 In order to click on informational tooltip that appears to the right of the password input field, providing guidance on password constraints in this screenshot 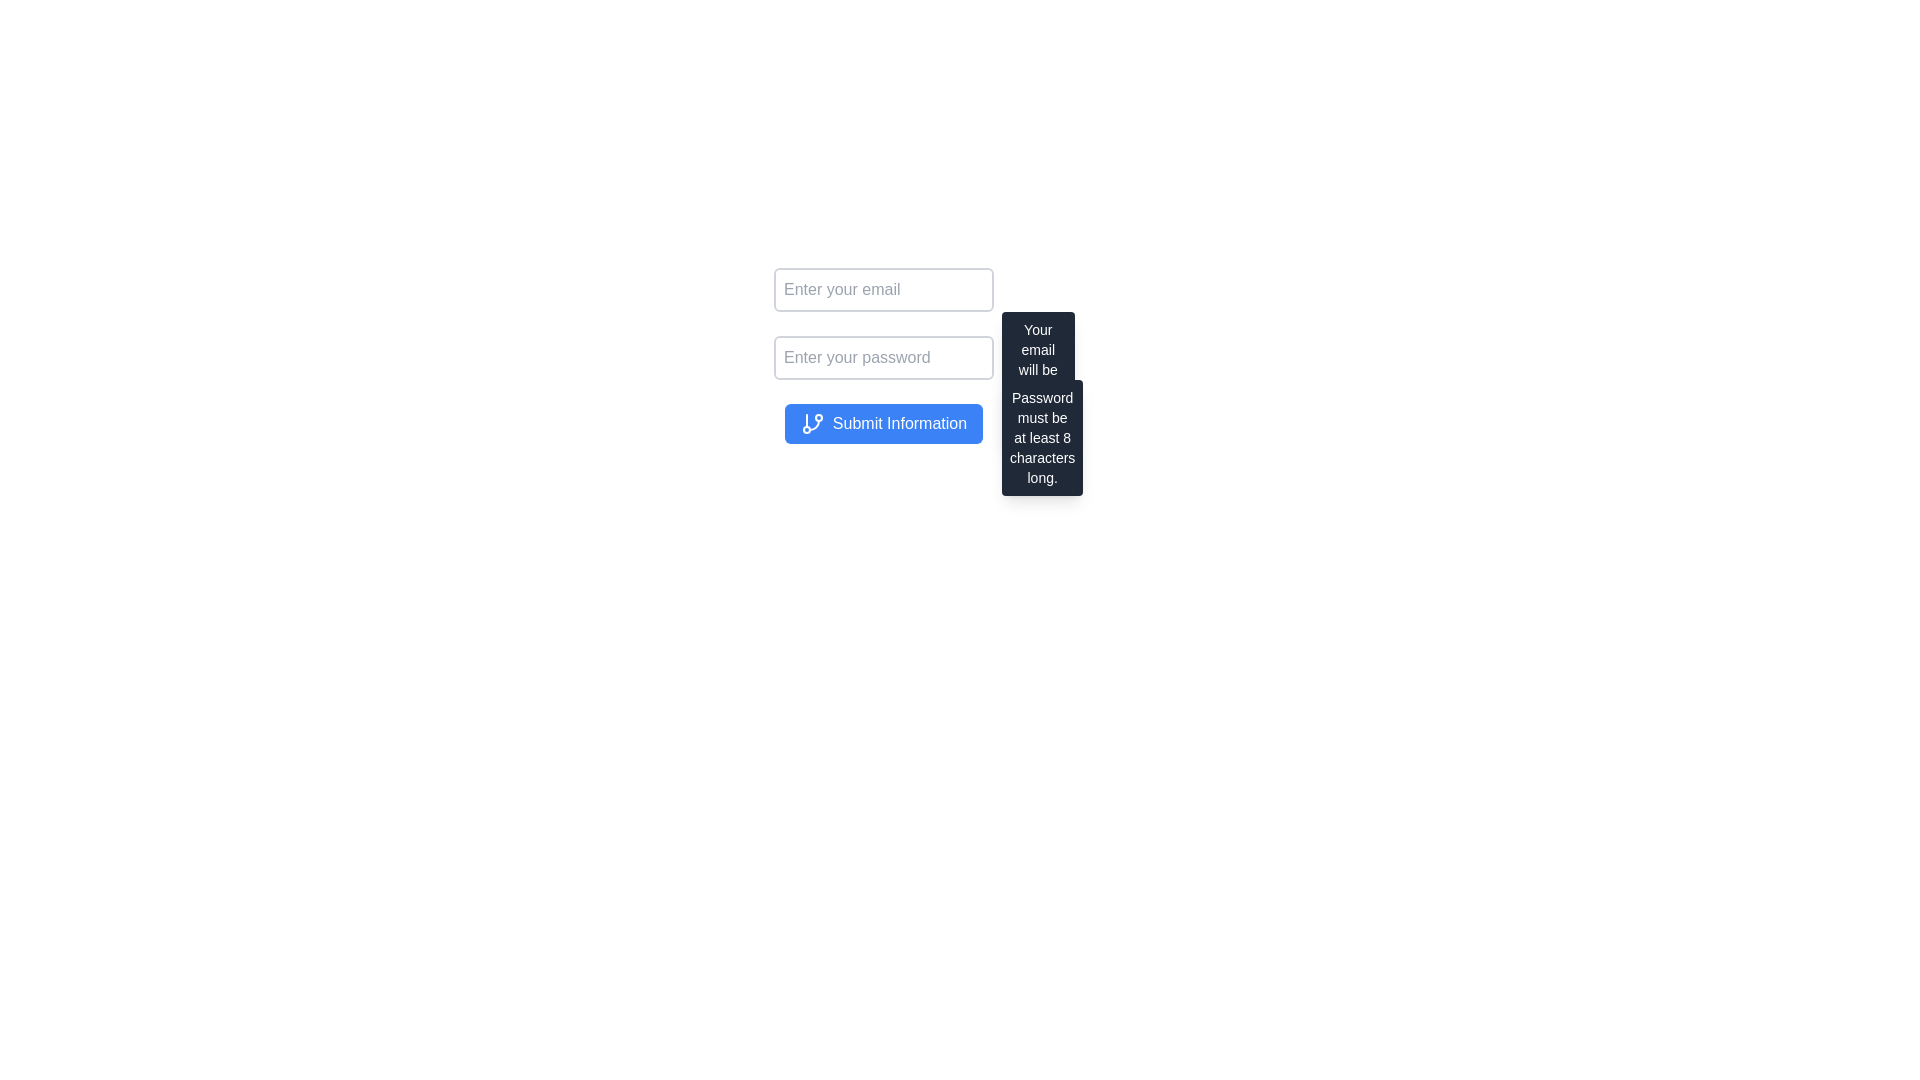, I will do `click(1041, 437)`.